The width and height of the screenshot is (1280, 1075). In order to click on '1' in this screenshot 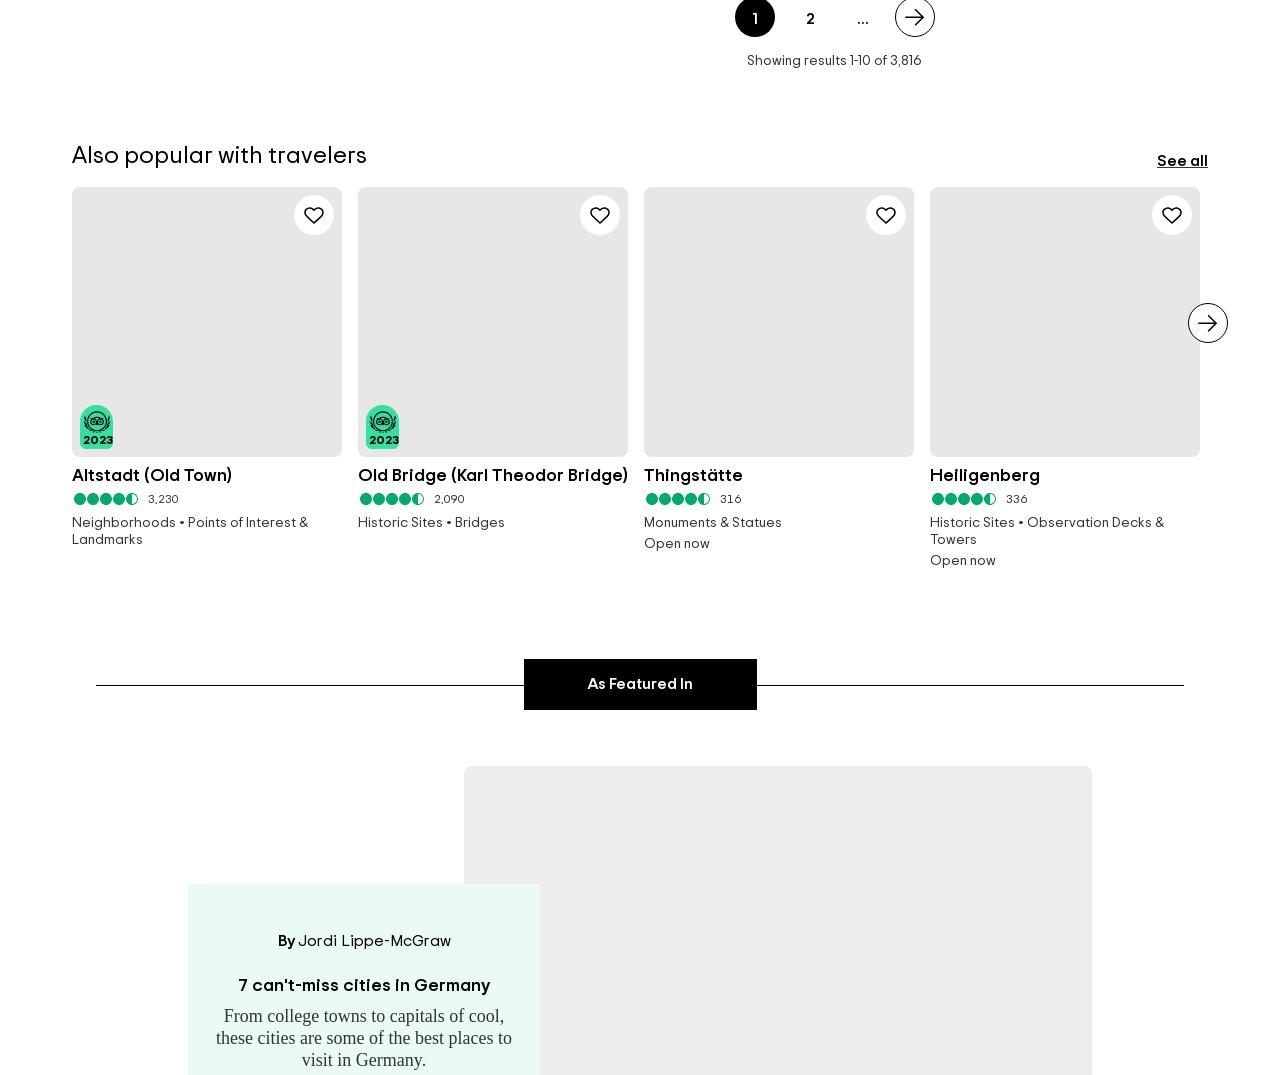, I will do `click(851, 60)`.